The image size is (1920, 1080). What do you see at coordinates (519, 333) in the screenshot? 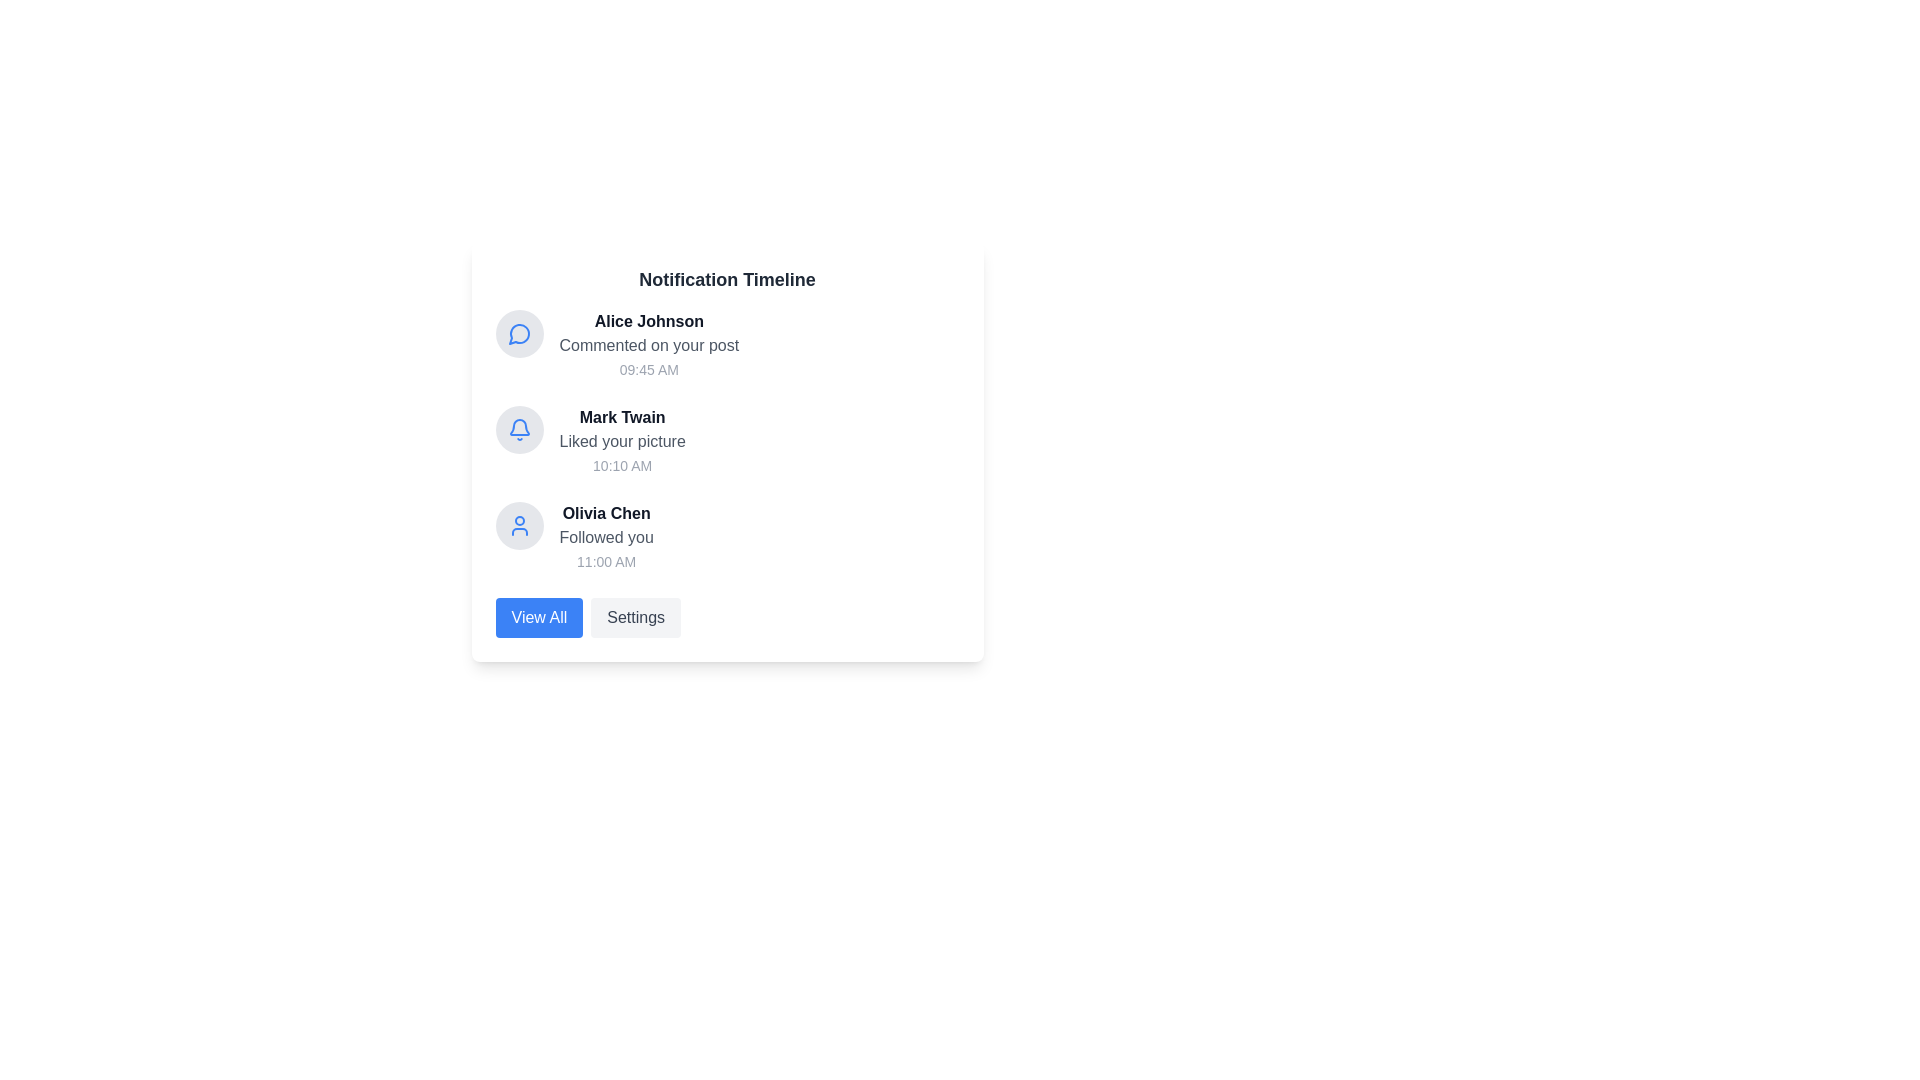
I see `the circular gray background enclosing the blue chat bubble icon representing Alice Johnson's comment at 09:45 AM in the notification timeline` at bounding box center [519, 333].